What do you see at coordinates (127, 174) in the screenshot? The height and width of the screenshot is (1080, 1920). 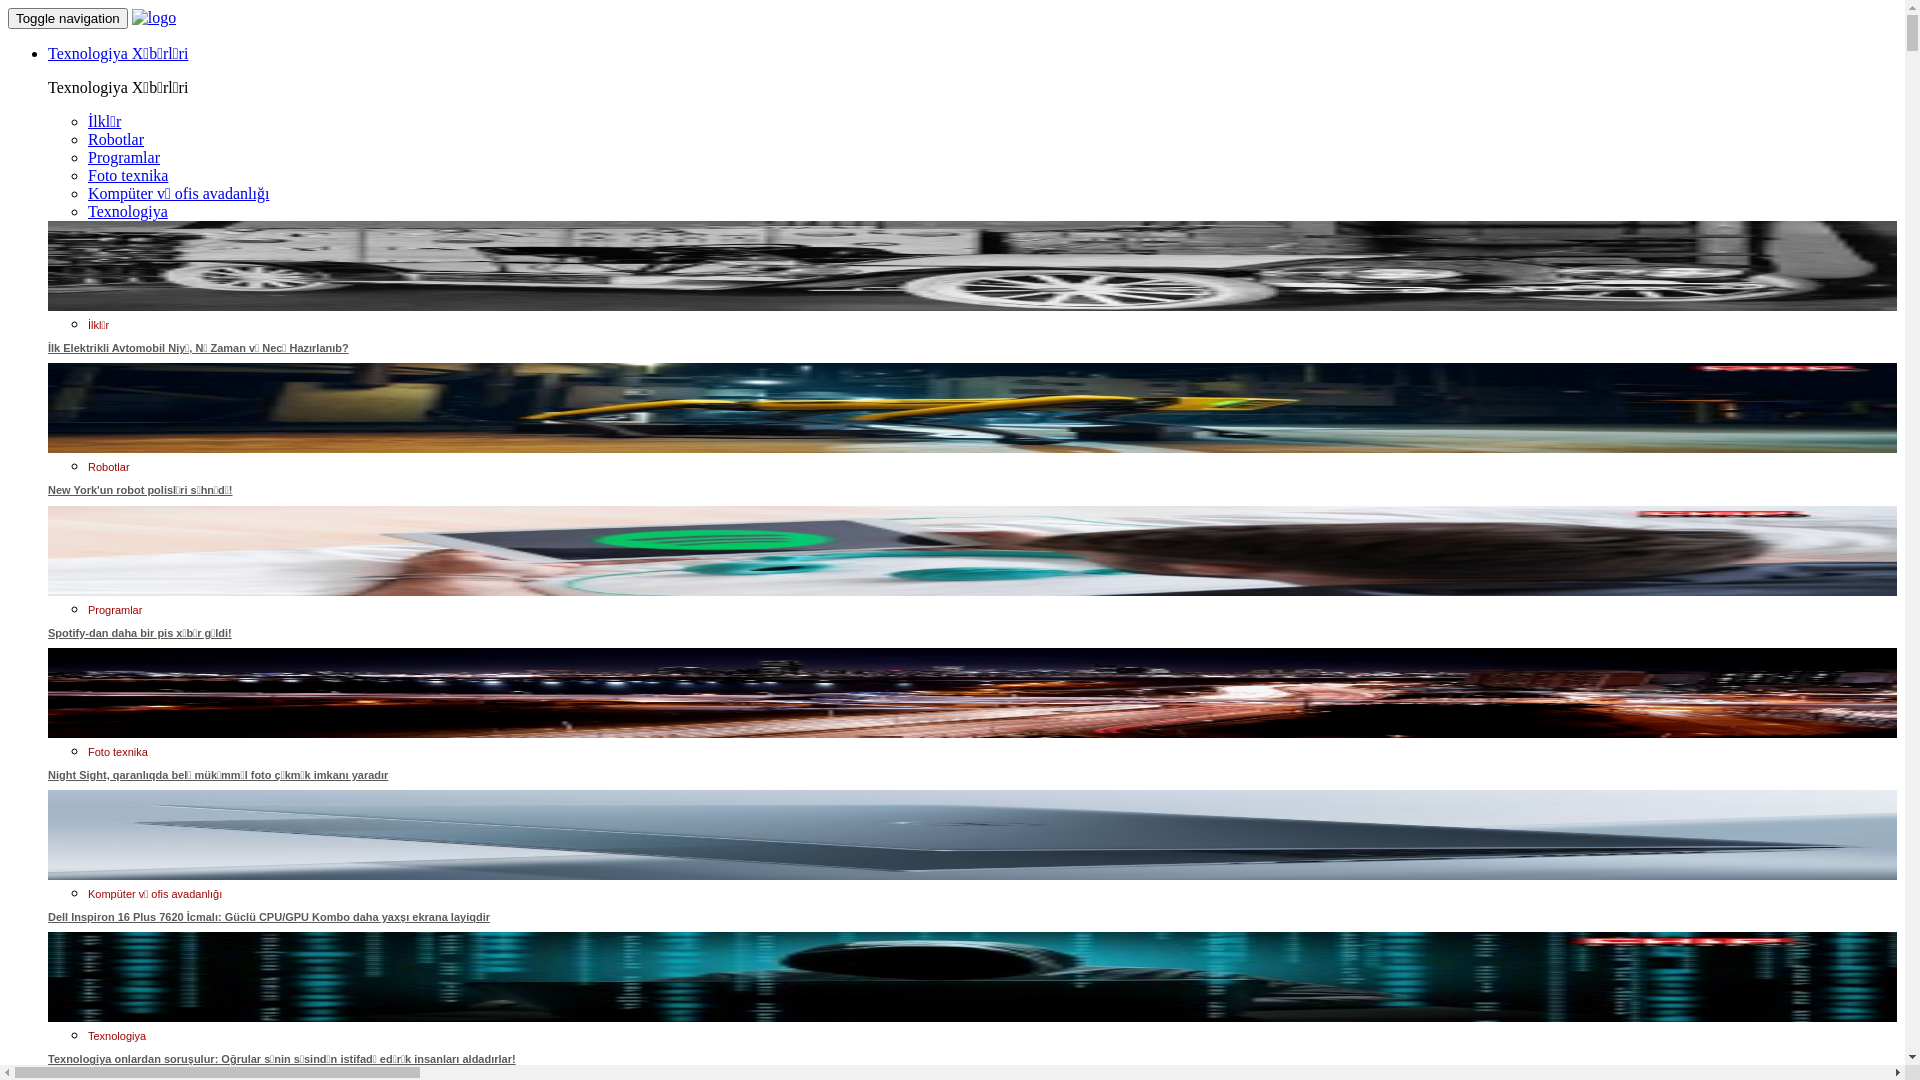 I see `'Foto texnika'` at bounding box center [127, 174].